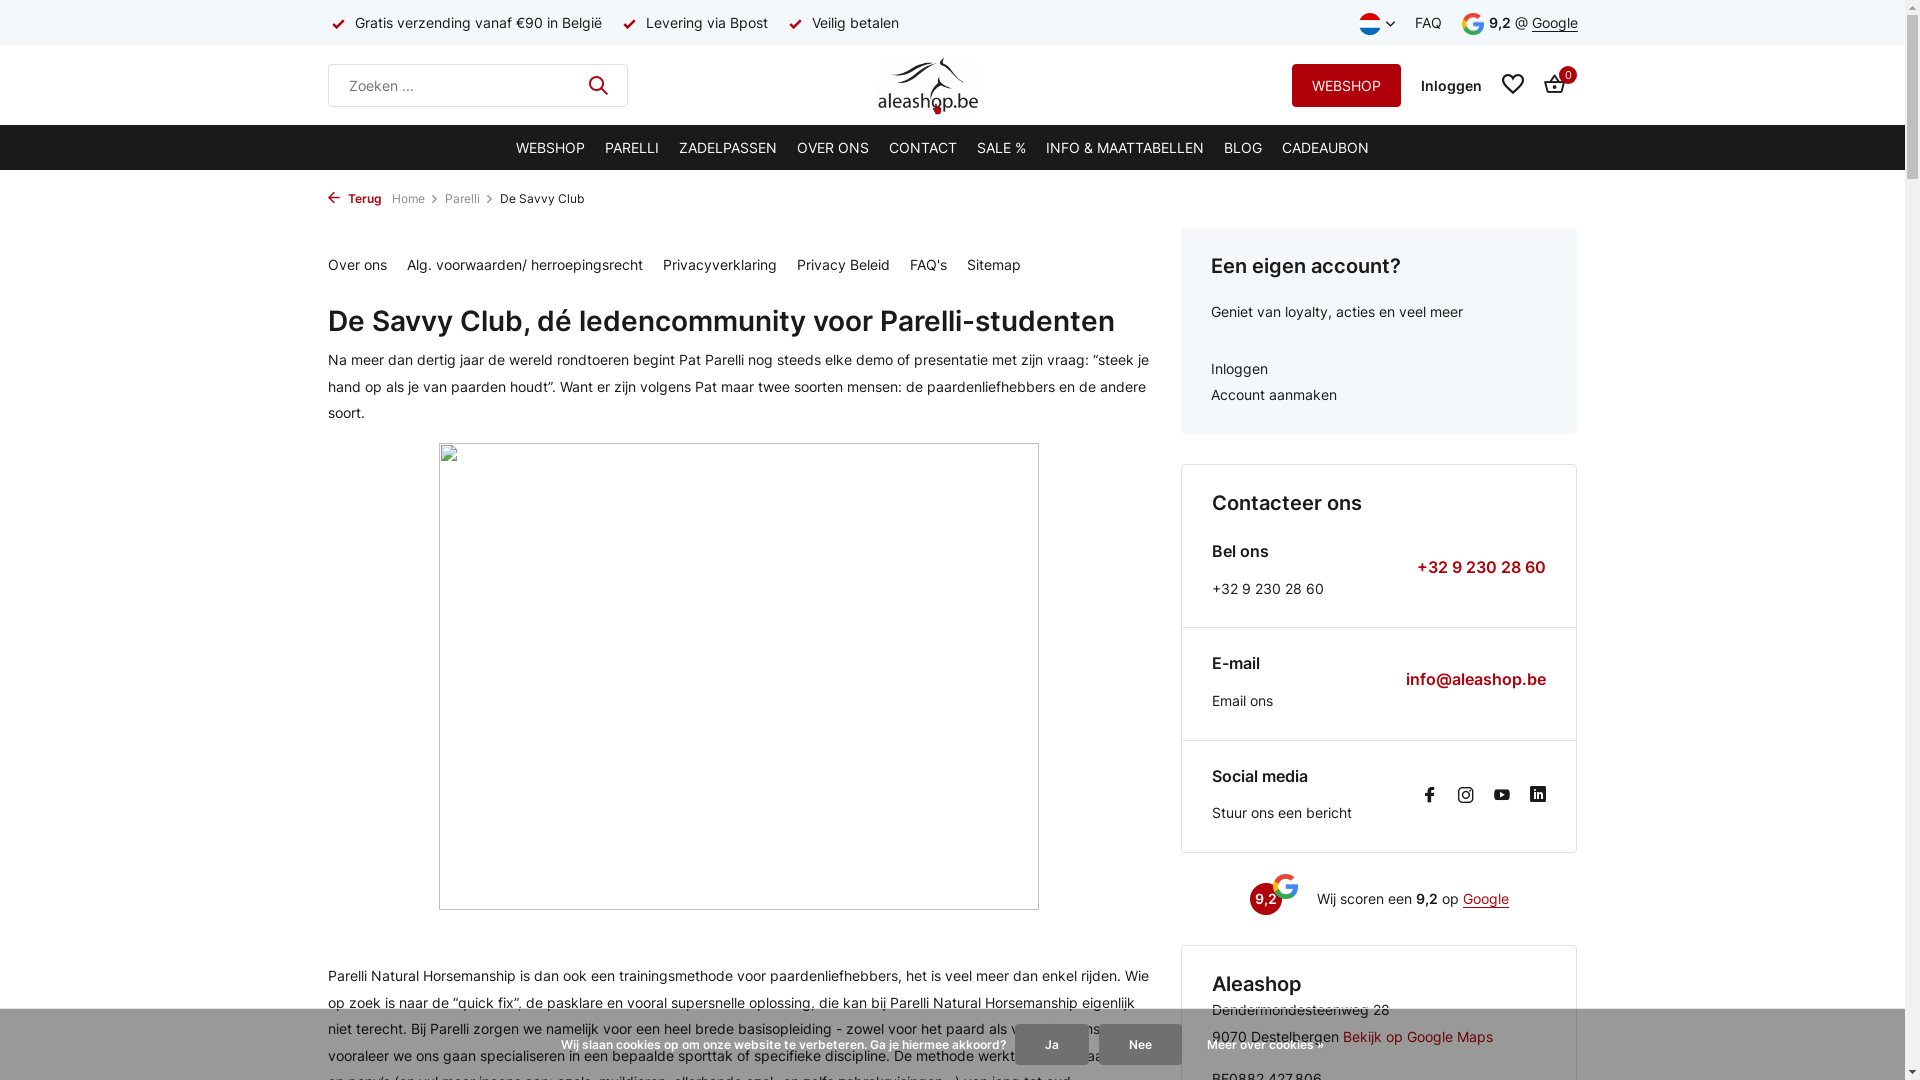  Describe the element at coordinates (1548, 83) in the screenshot. I see `'0'` at that location.